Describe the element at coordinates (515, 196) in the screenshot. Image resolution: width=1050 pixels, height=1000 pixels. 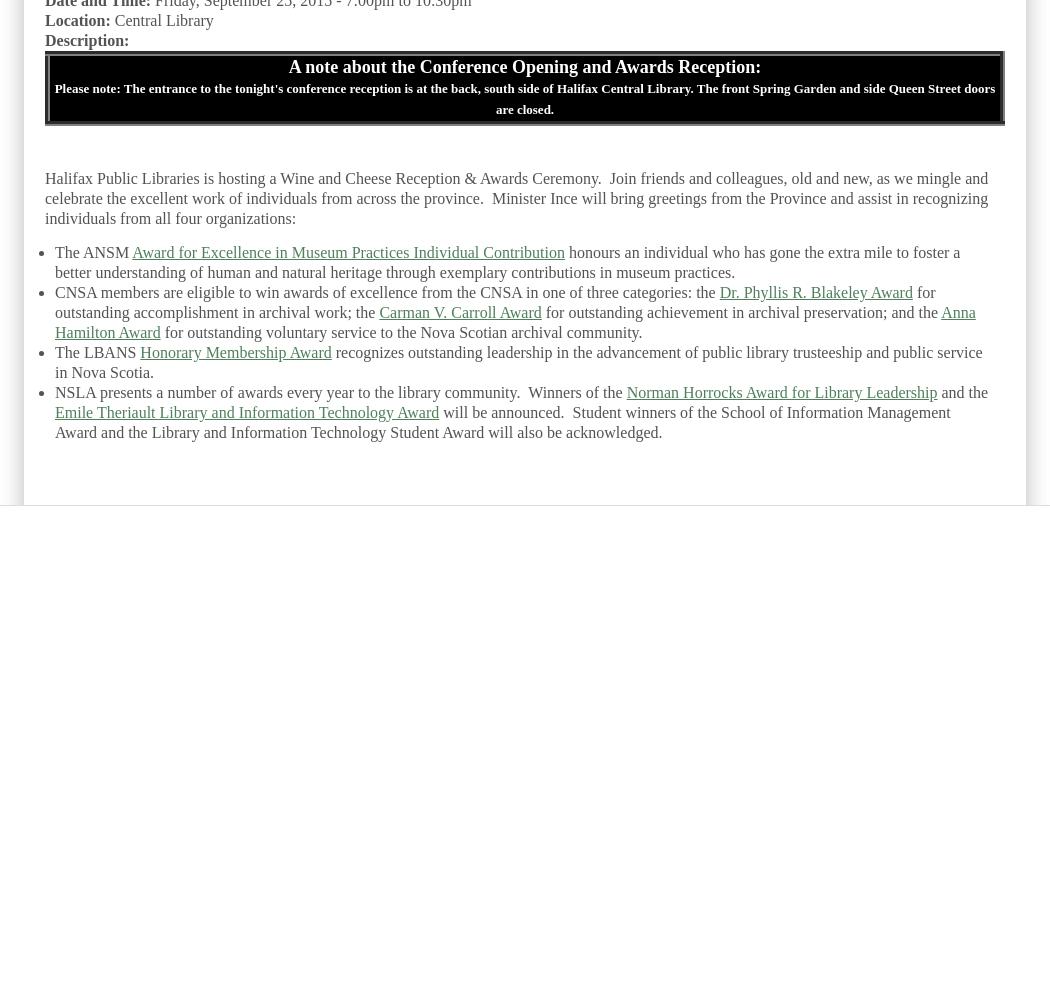
I see `'Halifax Public Libraries is hosting a Wine and Cheese Reception & Awards Ceremony.  Join friends and colleagues, old and new, as we mingle and celebrate the excellent work of individuals from across the province.  Minister Ince will bring greetings from the Province and assist in recognizing individuals from all four organizations:'` at that location.